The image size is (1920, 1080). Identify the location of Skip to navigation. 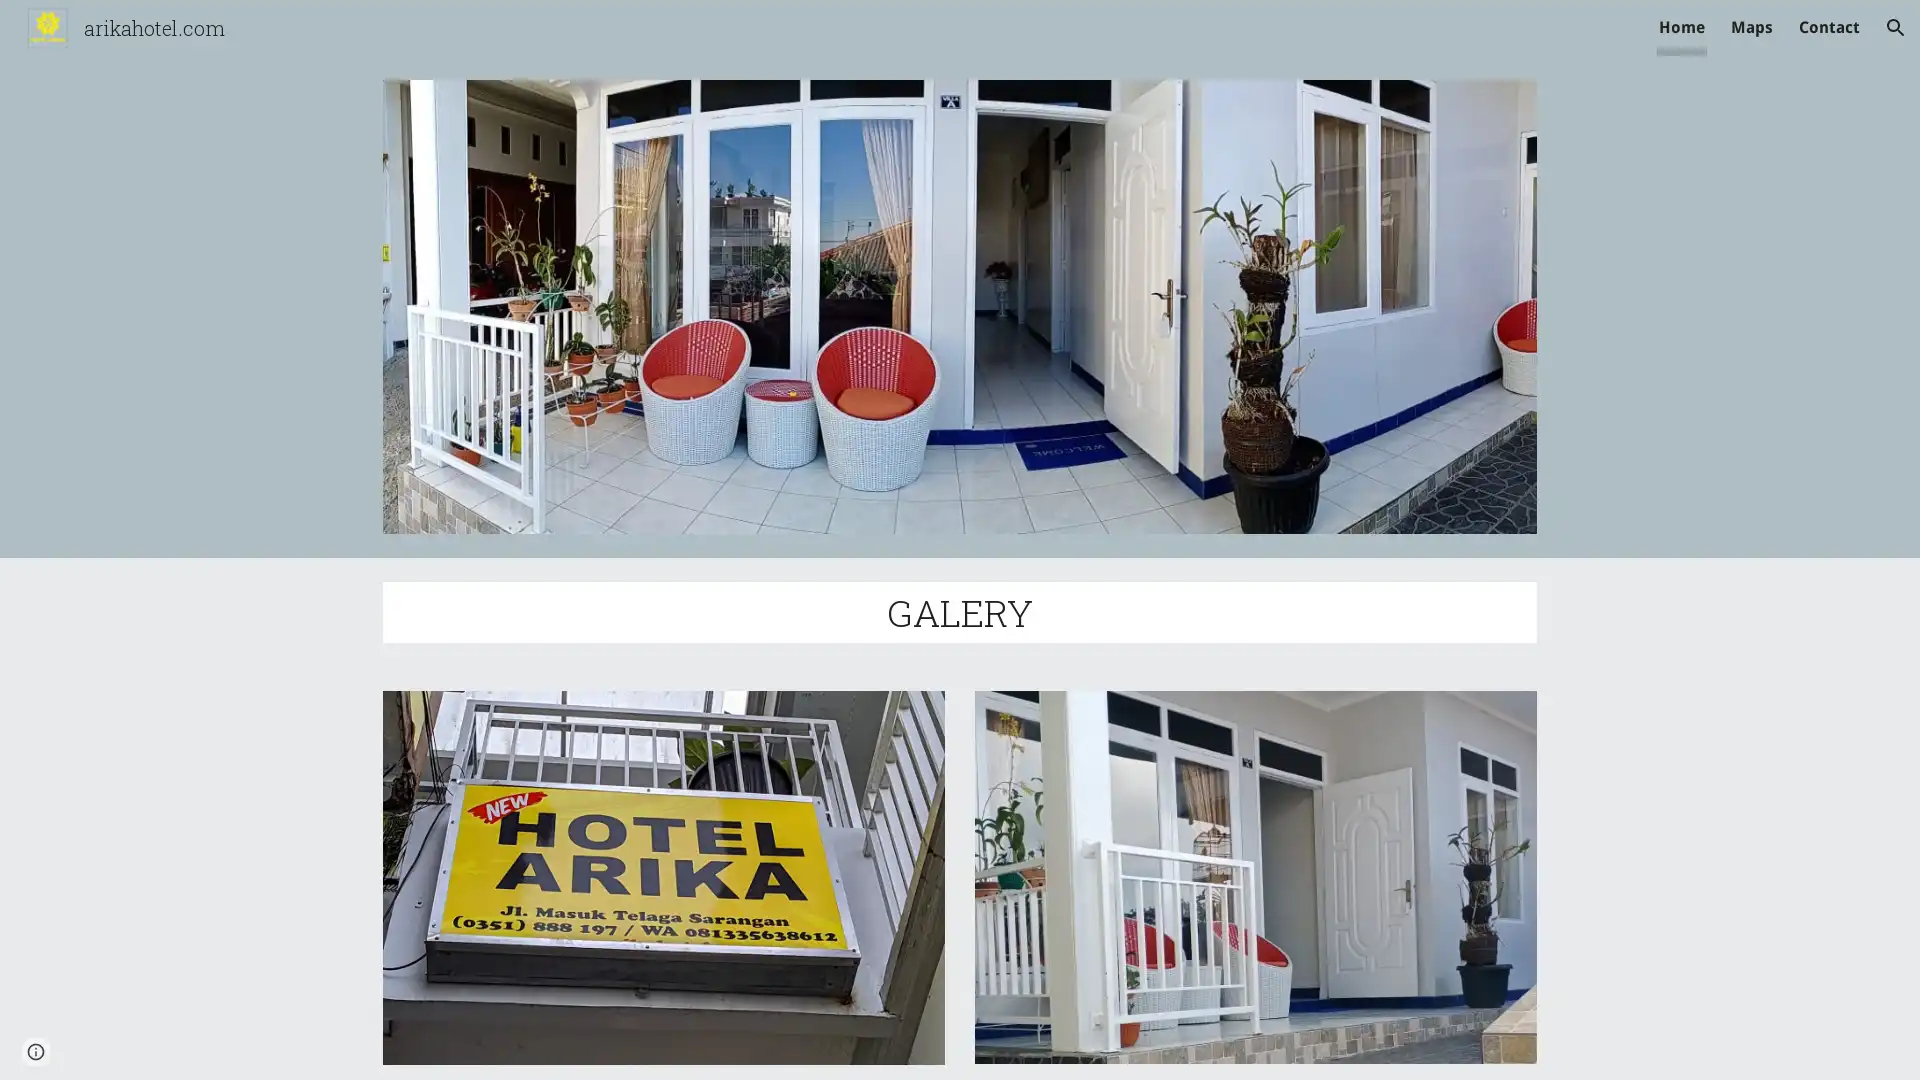
(1139, 37).